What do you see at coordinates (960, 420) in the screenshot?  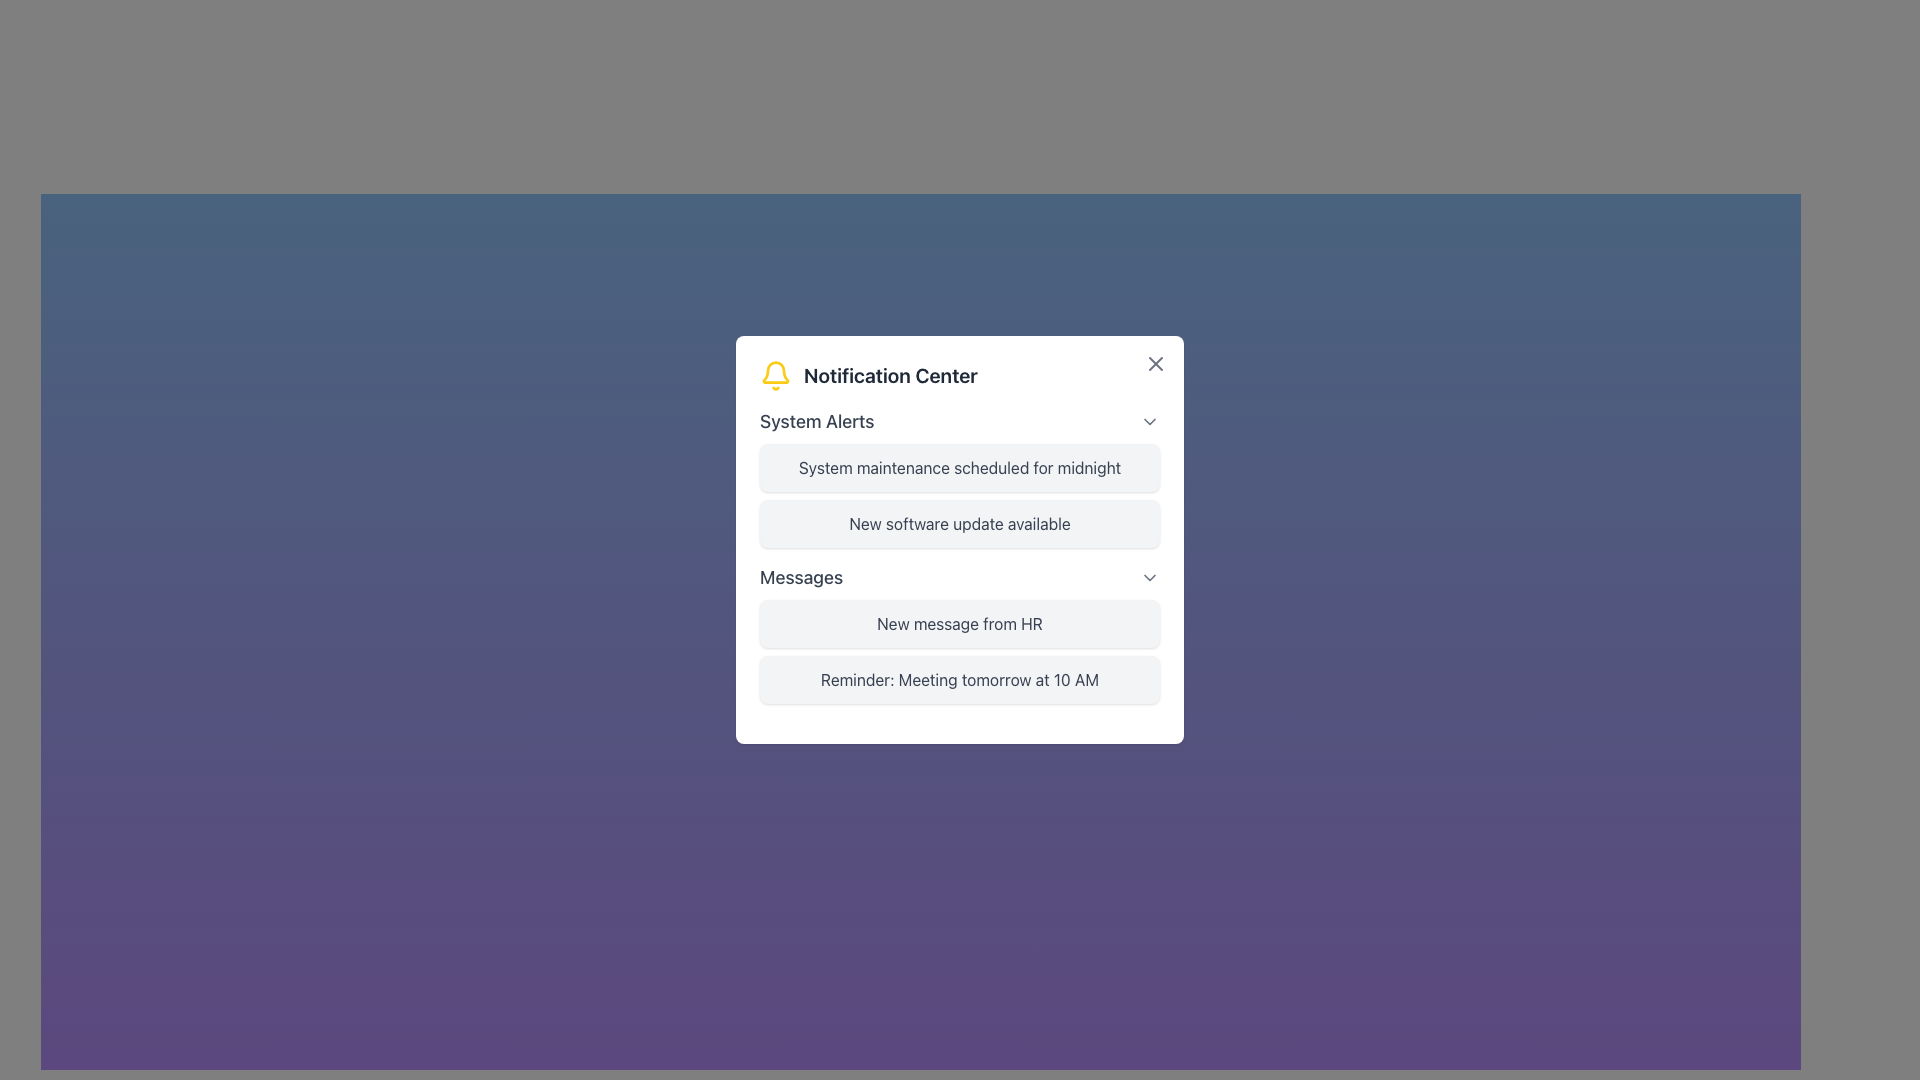 I see `the 'System Alerts' dropdown header using the keyboard and select it to toggle the notifications` at bounding box center [960, 420].